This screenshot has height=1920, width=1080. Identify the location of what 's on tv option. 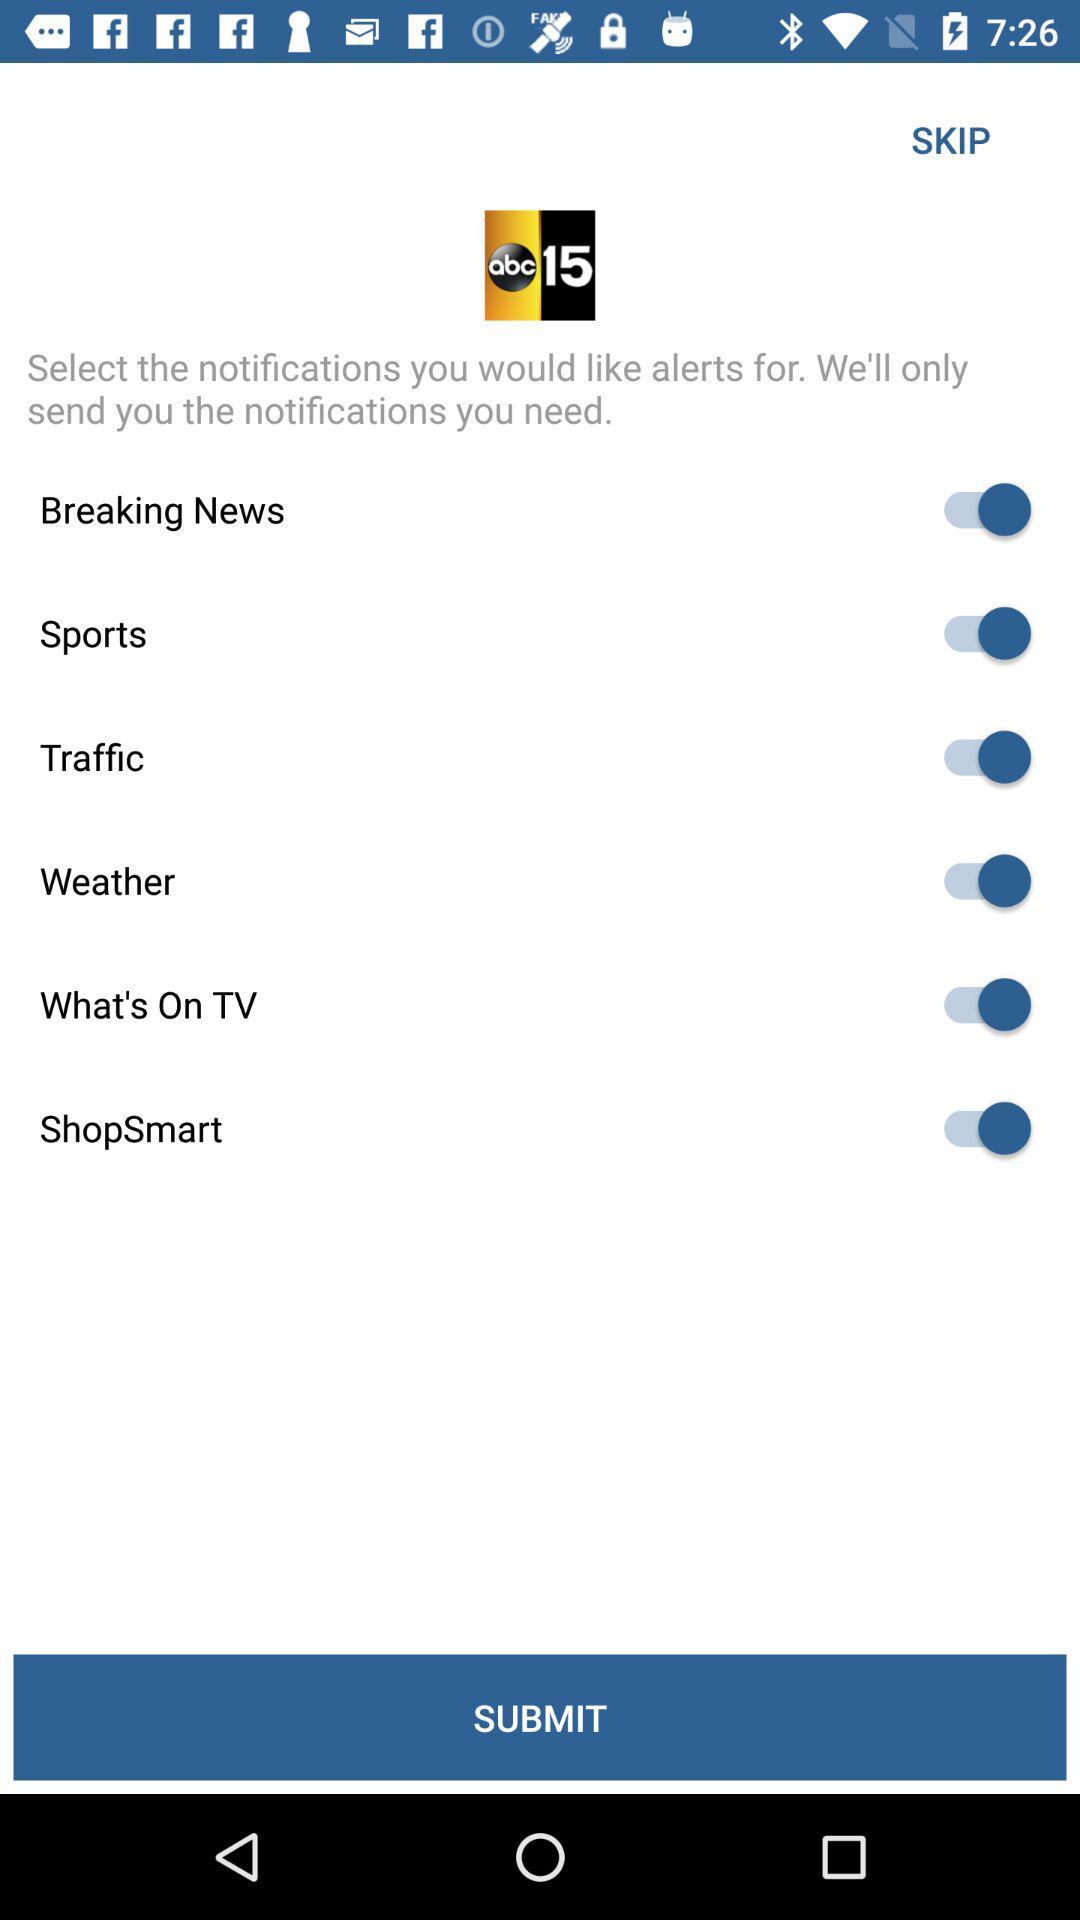
(977, 1004).